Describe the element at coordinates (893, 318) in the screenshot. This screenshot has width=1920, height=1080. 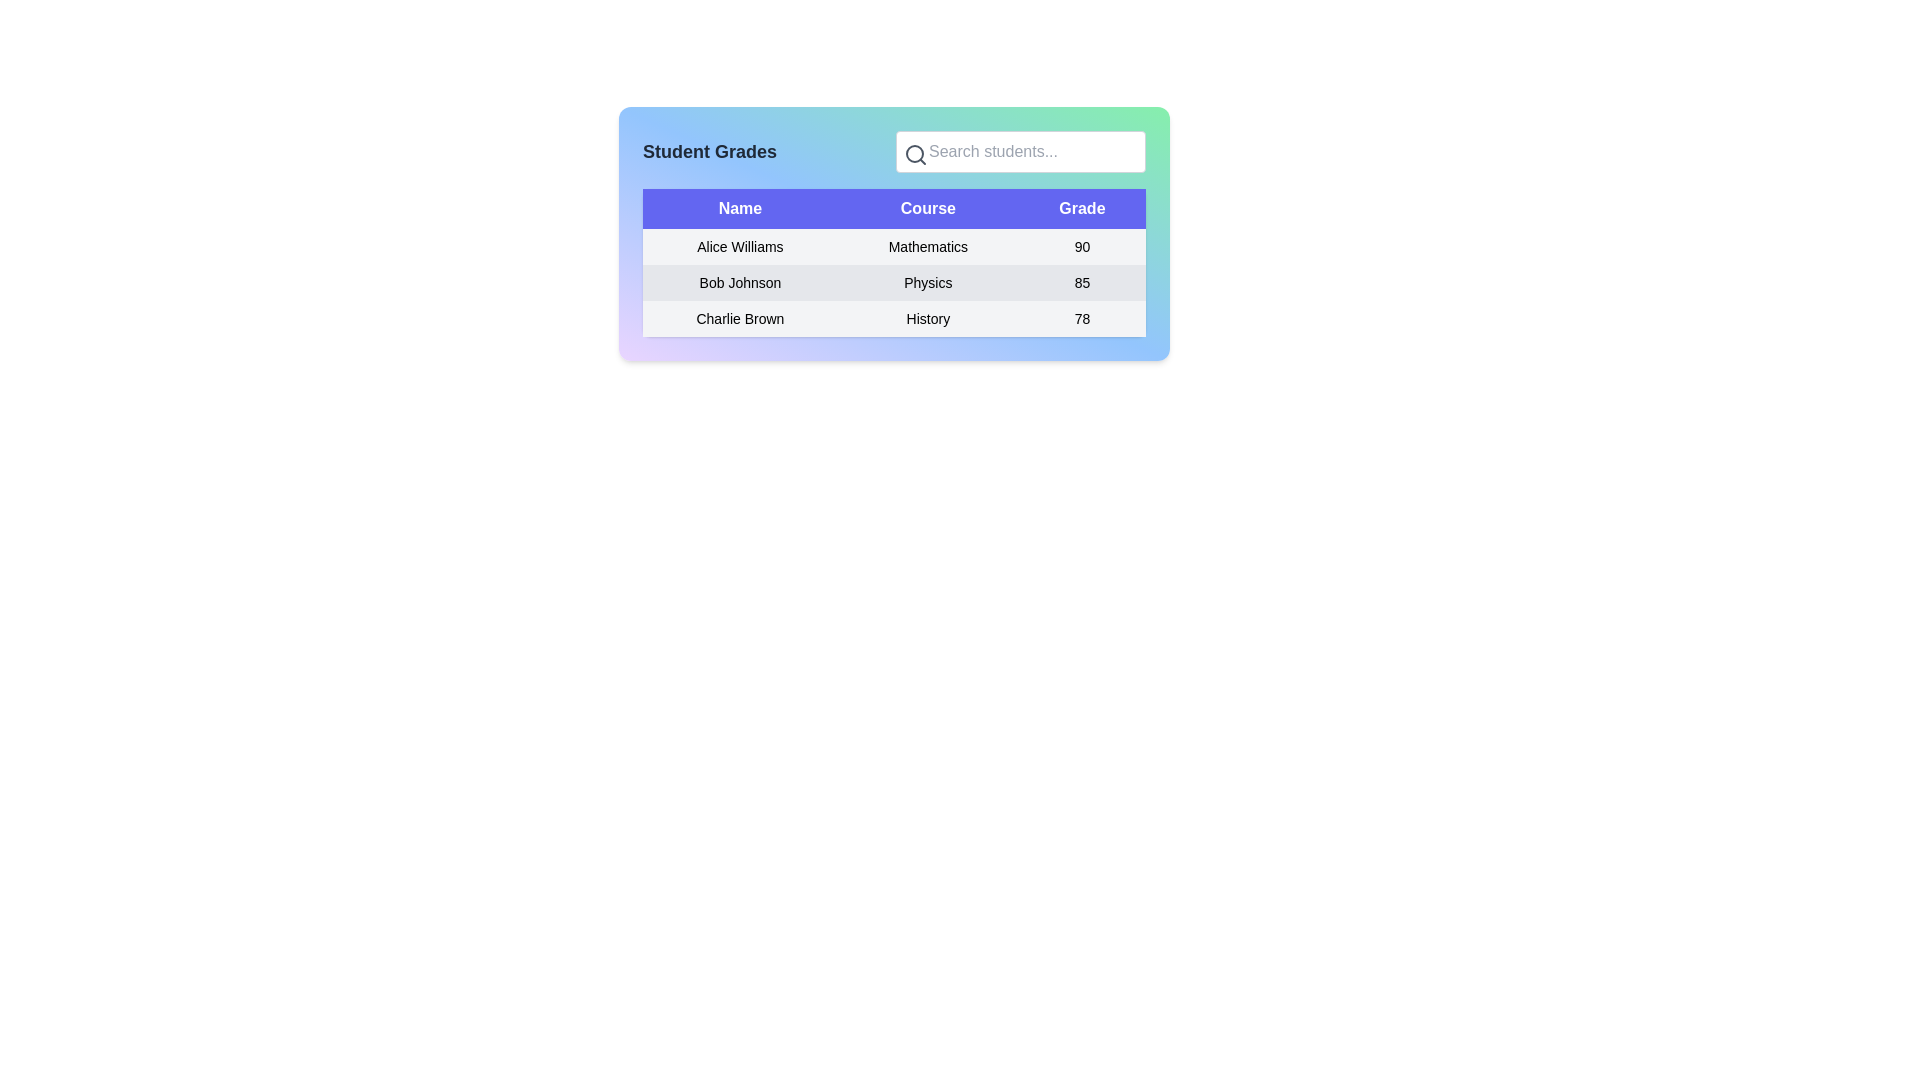
I see `the cells of the third row in the table displaying student information for 'Charlie Brown', 'History', and '78' to potentially trigger actions` at that location.